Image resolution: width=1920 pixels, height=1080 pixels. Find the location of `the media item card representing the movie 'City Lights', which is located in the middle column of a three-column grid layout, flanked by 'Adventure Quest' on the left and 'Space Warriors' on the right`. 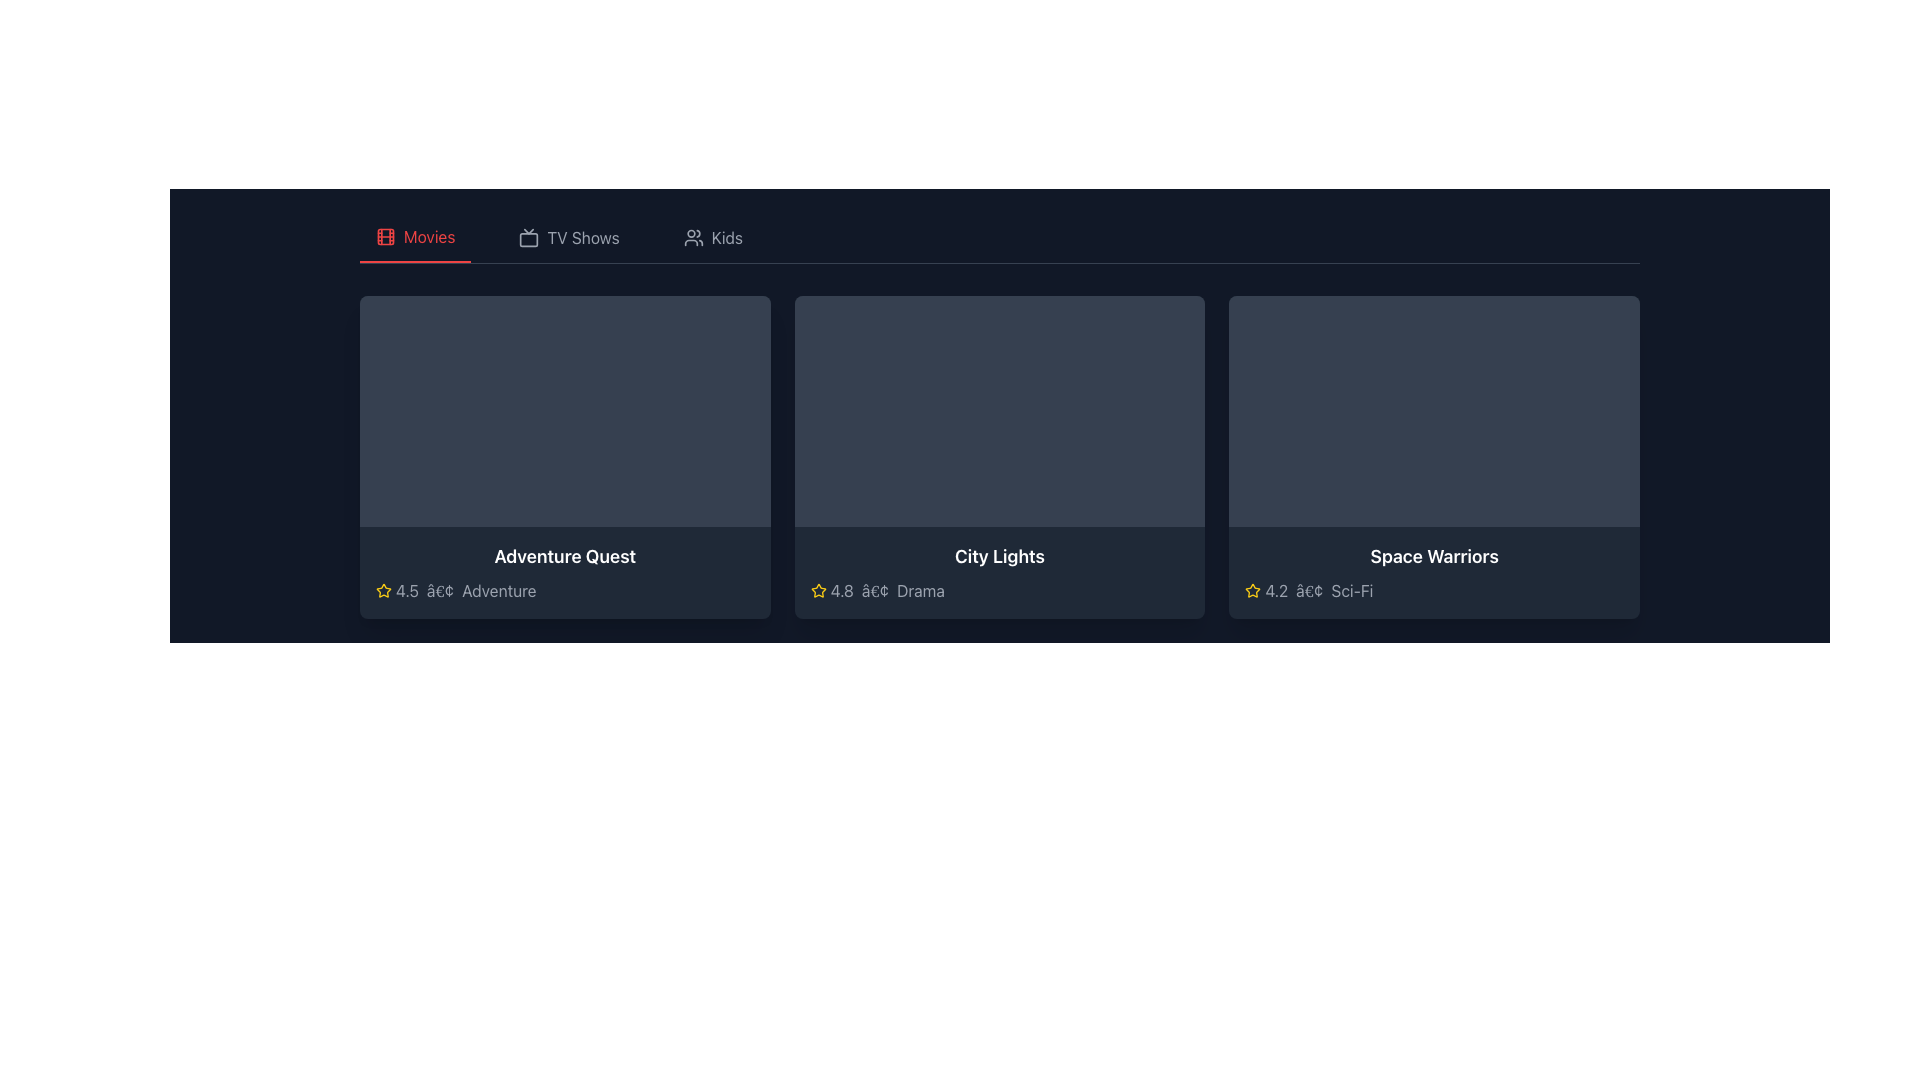

the media item card representing the movie 'City Lights', which is located in the middle column of a three-column grid layout, flanked by 'Adventure Quest' on the left and 'Space Warriors' on the right is located at coordinates (999, 457).